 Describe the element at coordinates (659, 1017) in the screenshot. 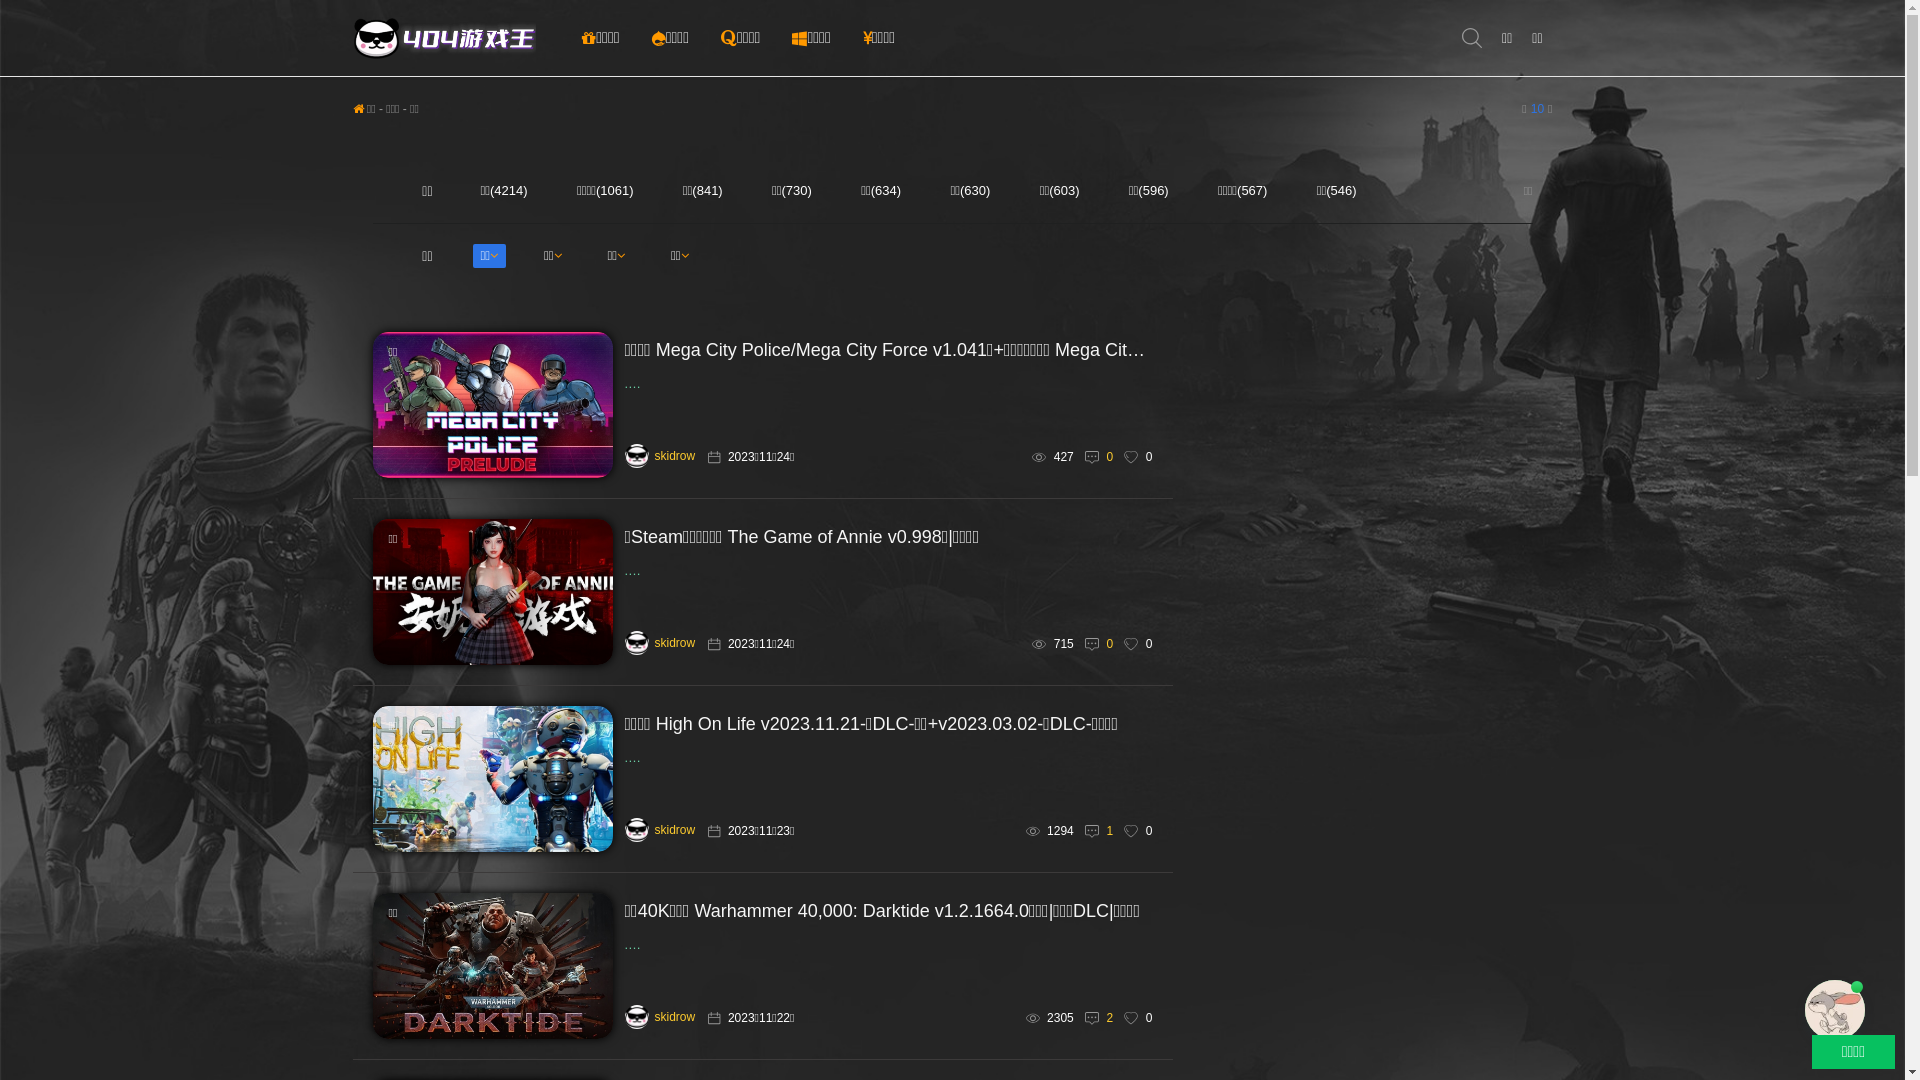

I see `'skidrow'` at that location.